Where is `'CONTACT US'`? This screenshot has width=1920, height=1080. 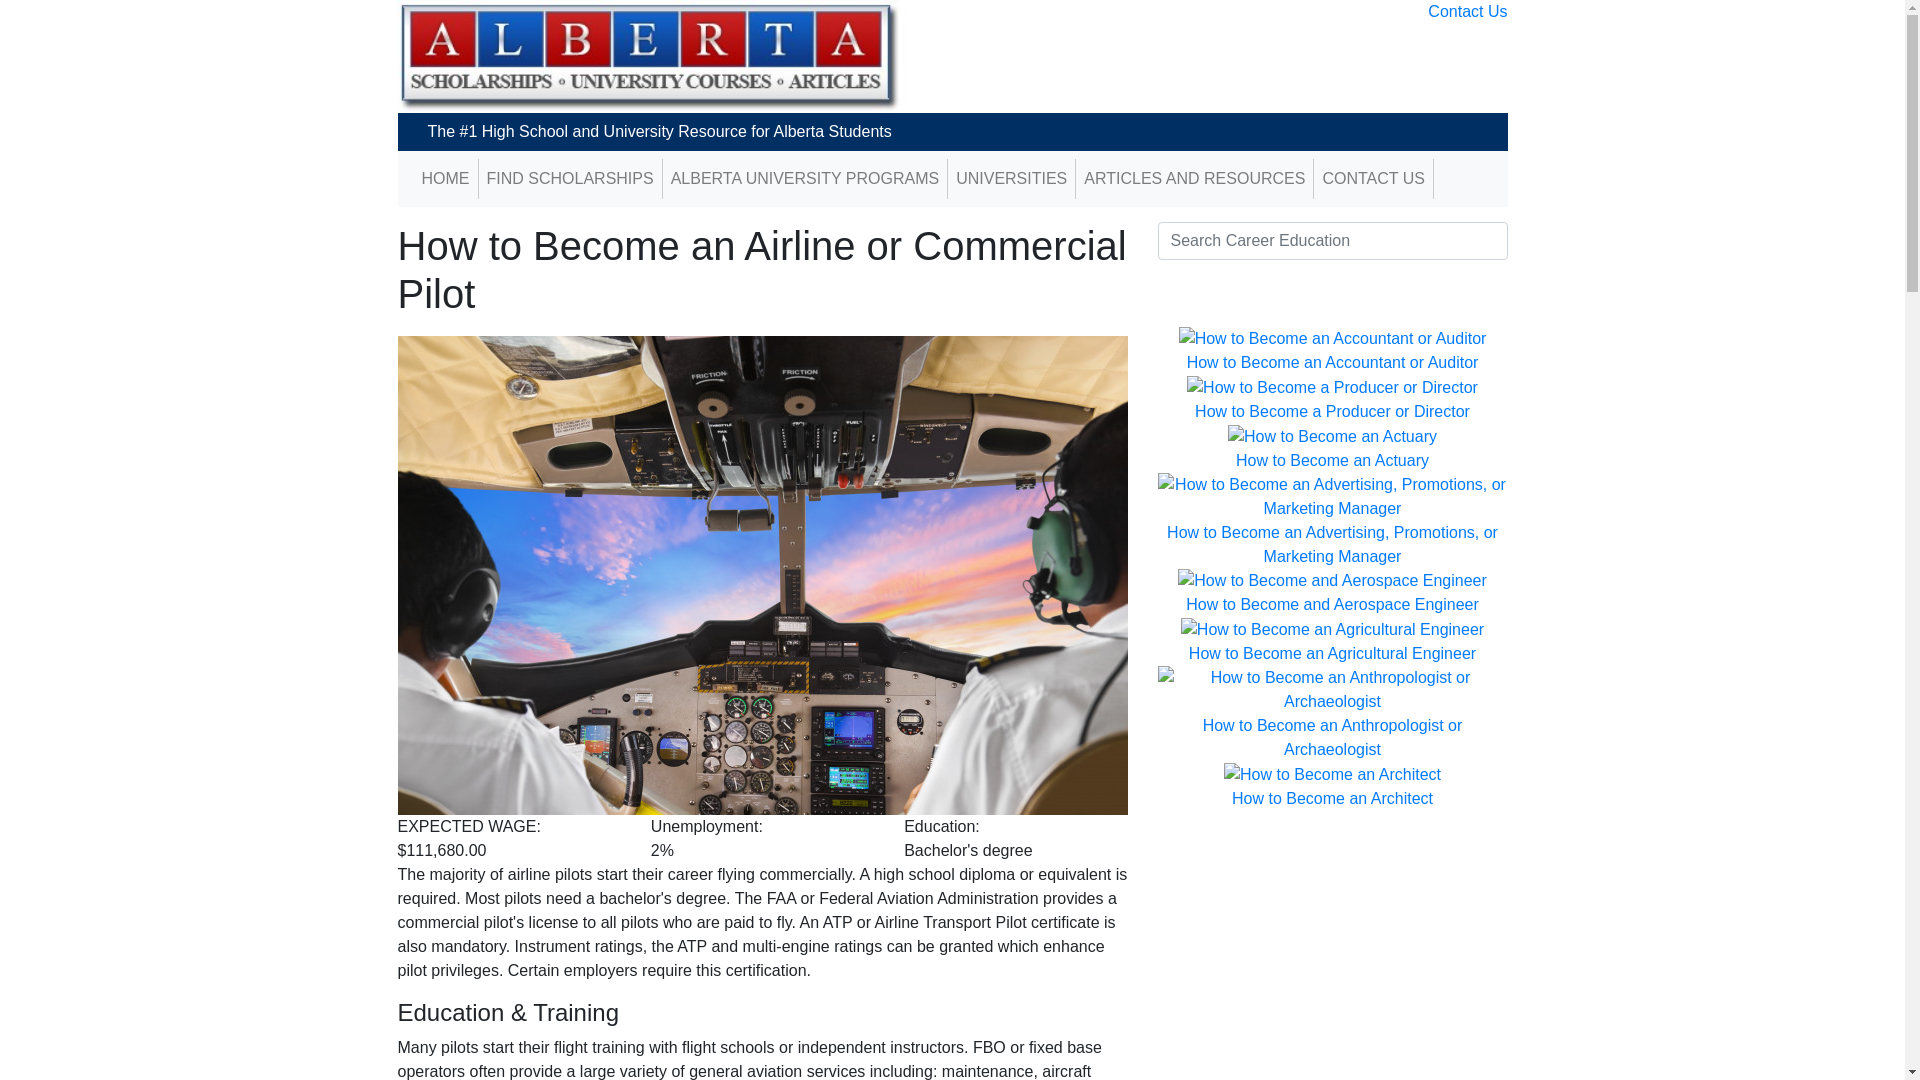
'CONTACT US' is located at coordinates (1372, 177).